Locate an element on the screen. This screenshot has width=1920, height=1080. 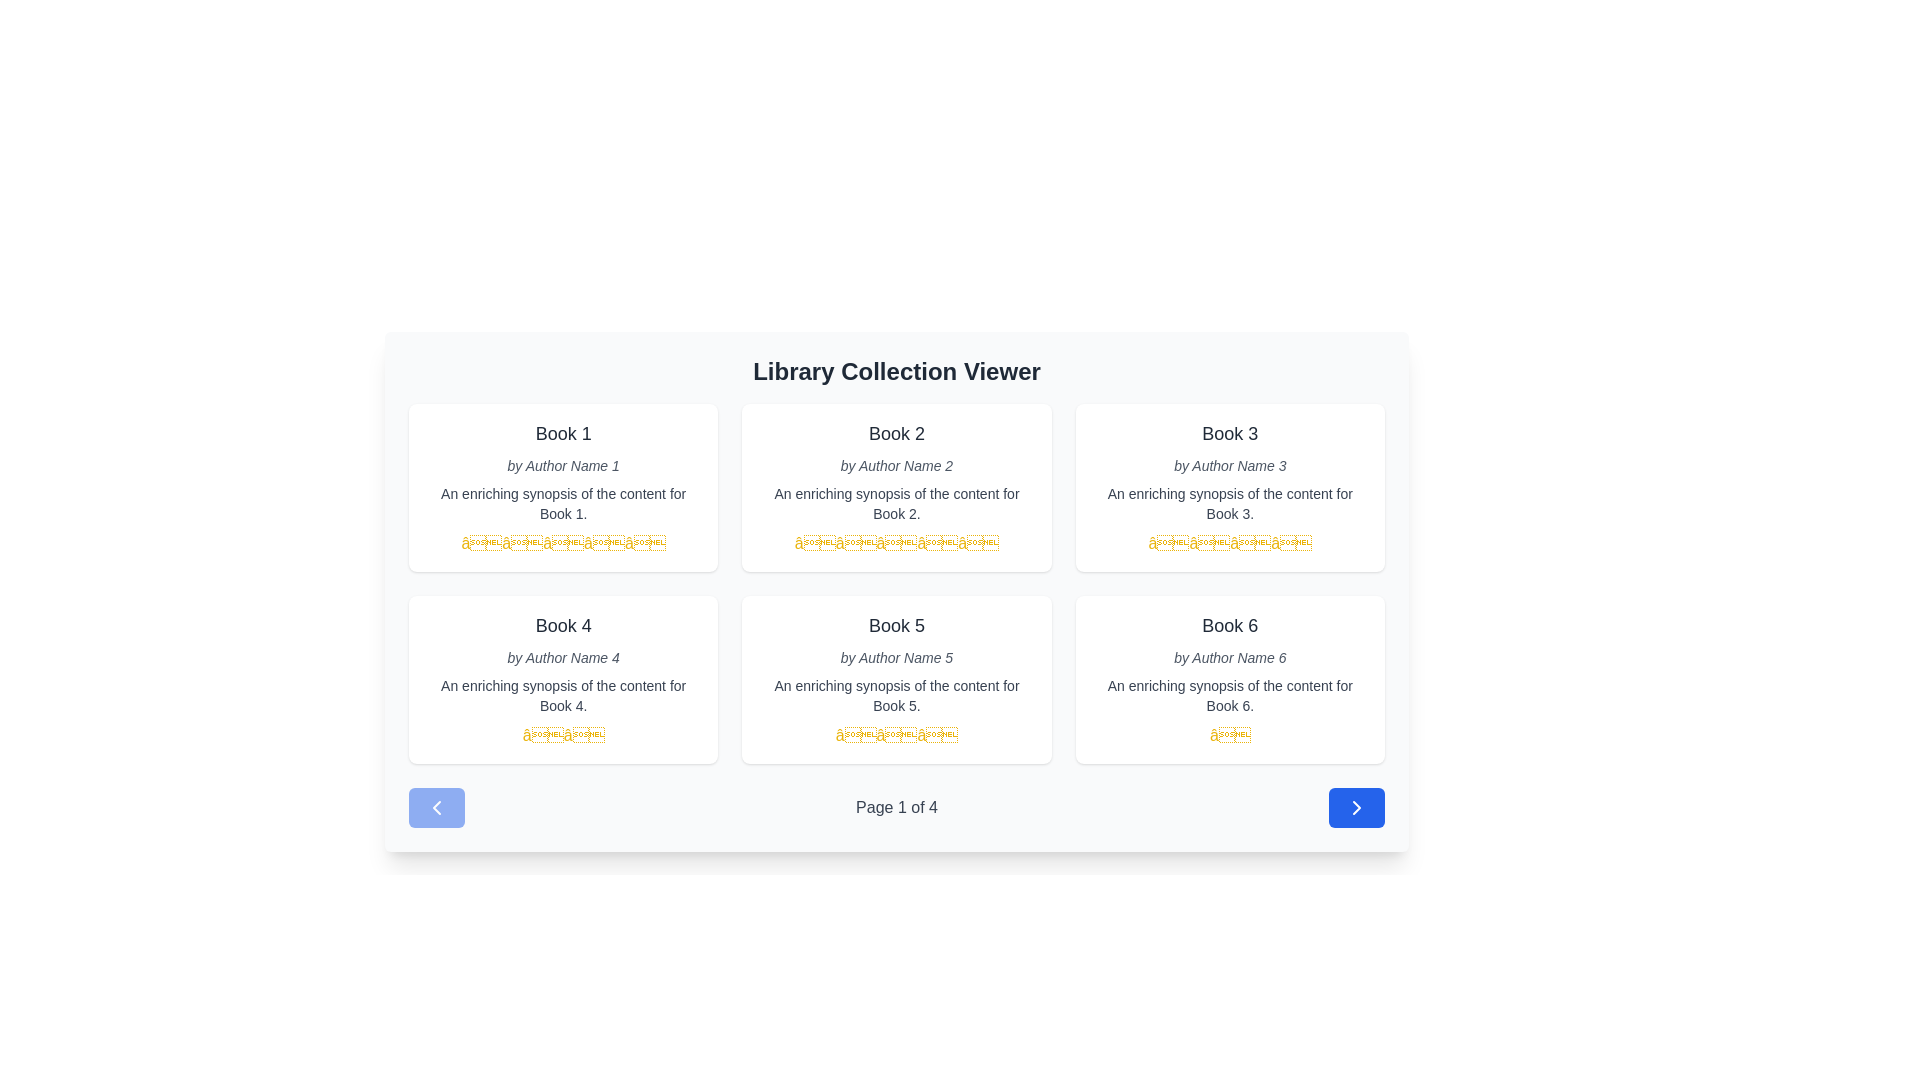
the static text element displaying 'by Author Name 6', which is styled in a smaller italicized gray font and located below the title 'Book 6' is located at coordinates (1229, 658).